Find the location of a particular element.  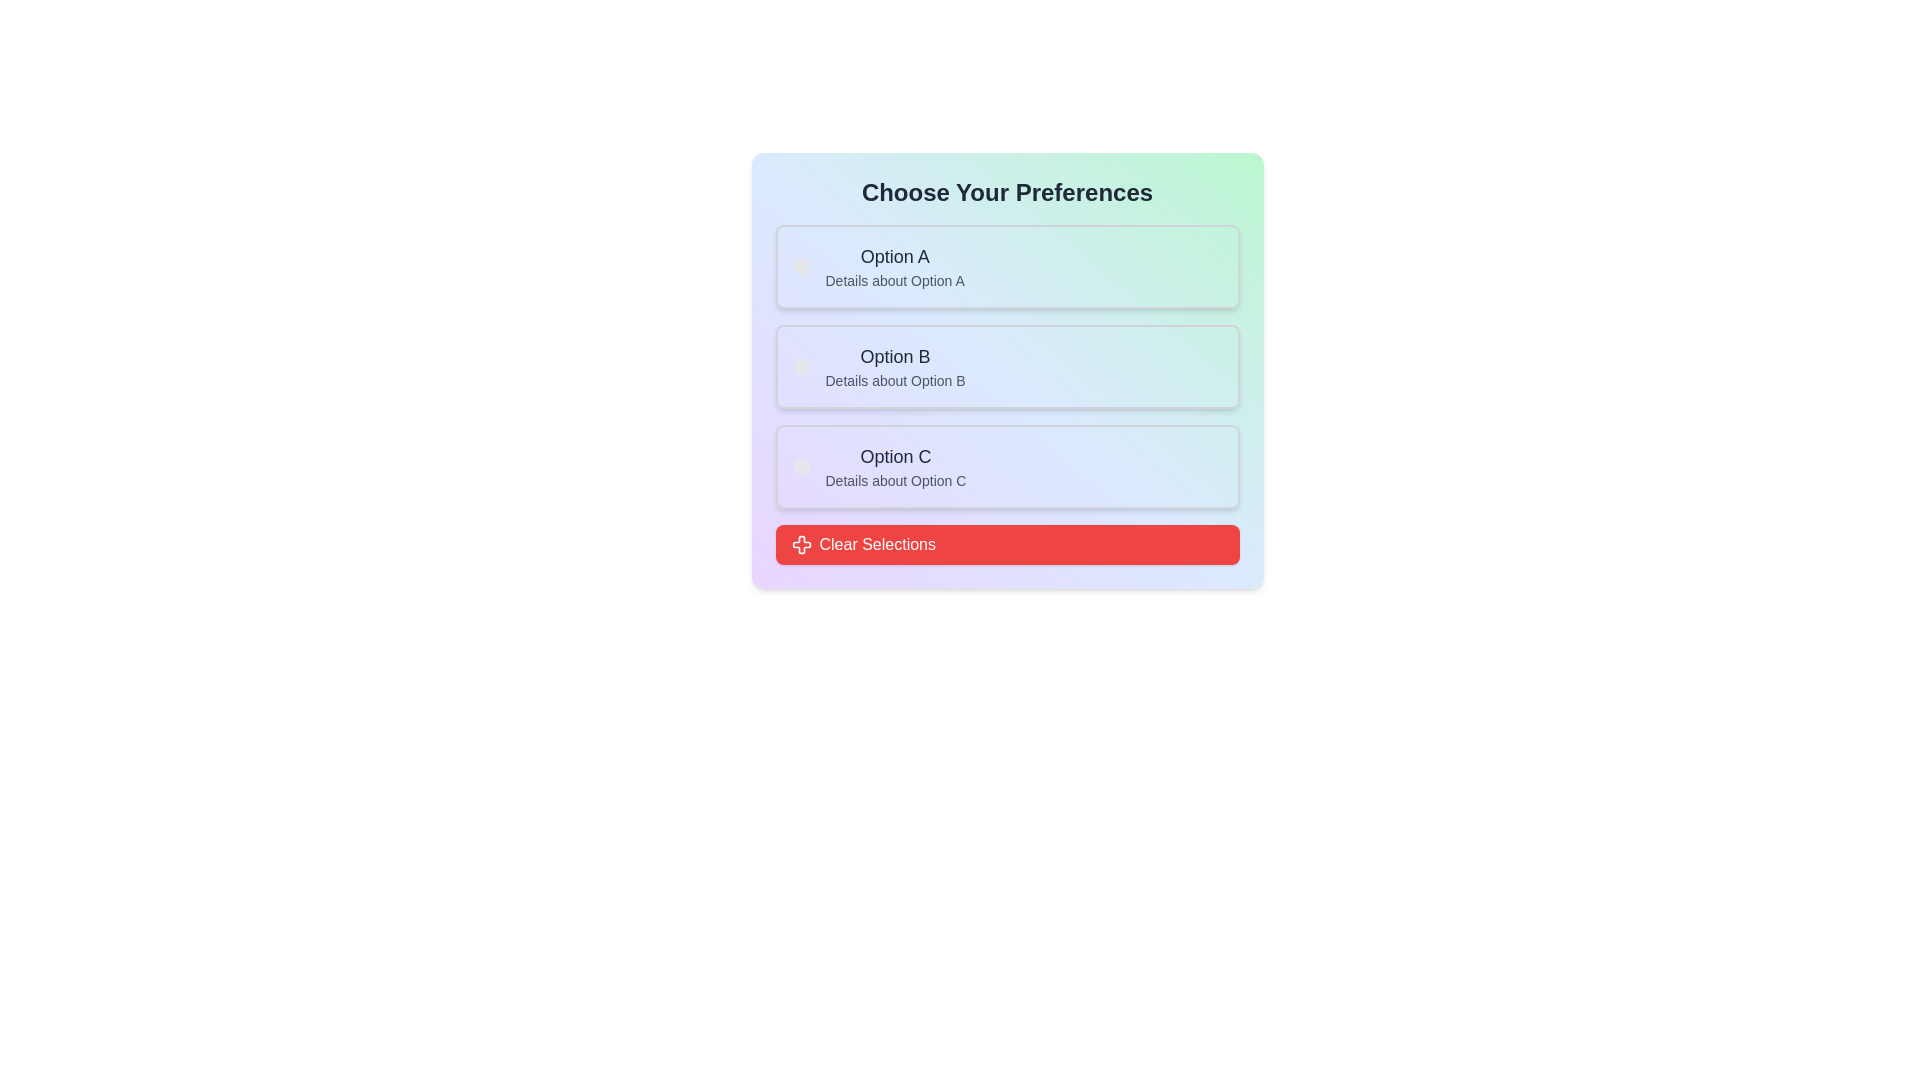

the second selectable option titled 'Option B' within the Card component that displays 'Choose Your Preferences' is located at coordinates (1007, 370).